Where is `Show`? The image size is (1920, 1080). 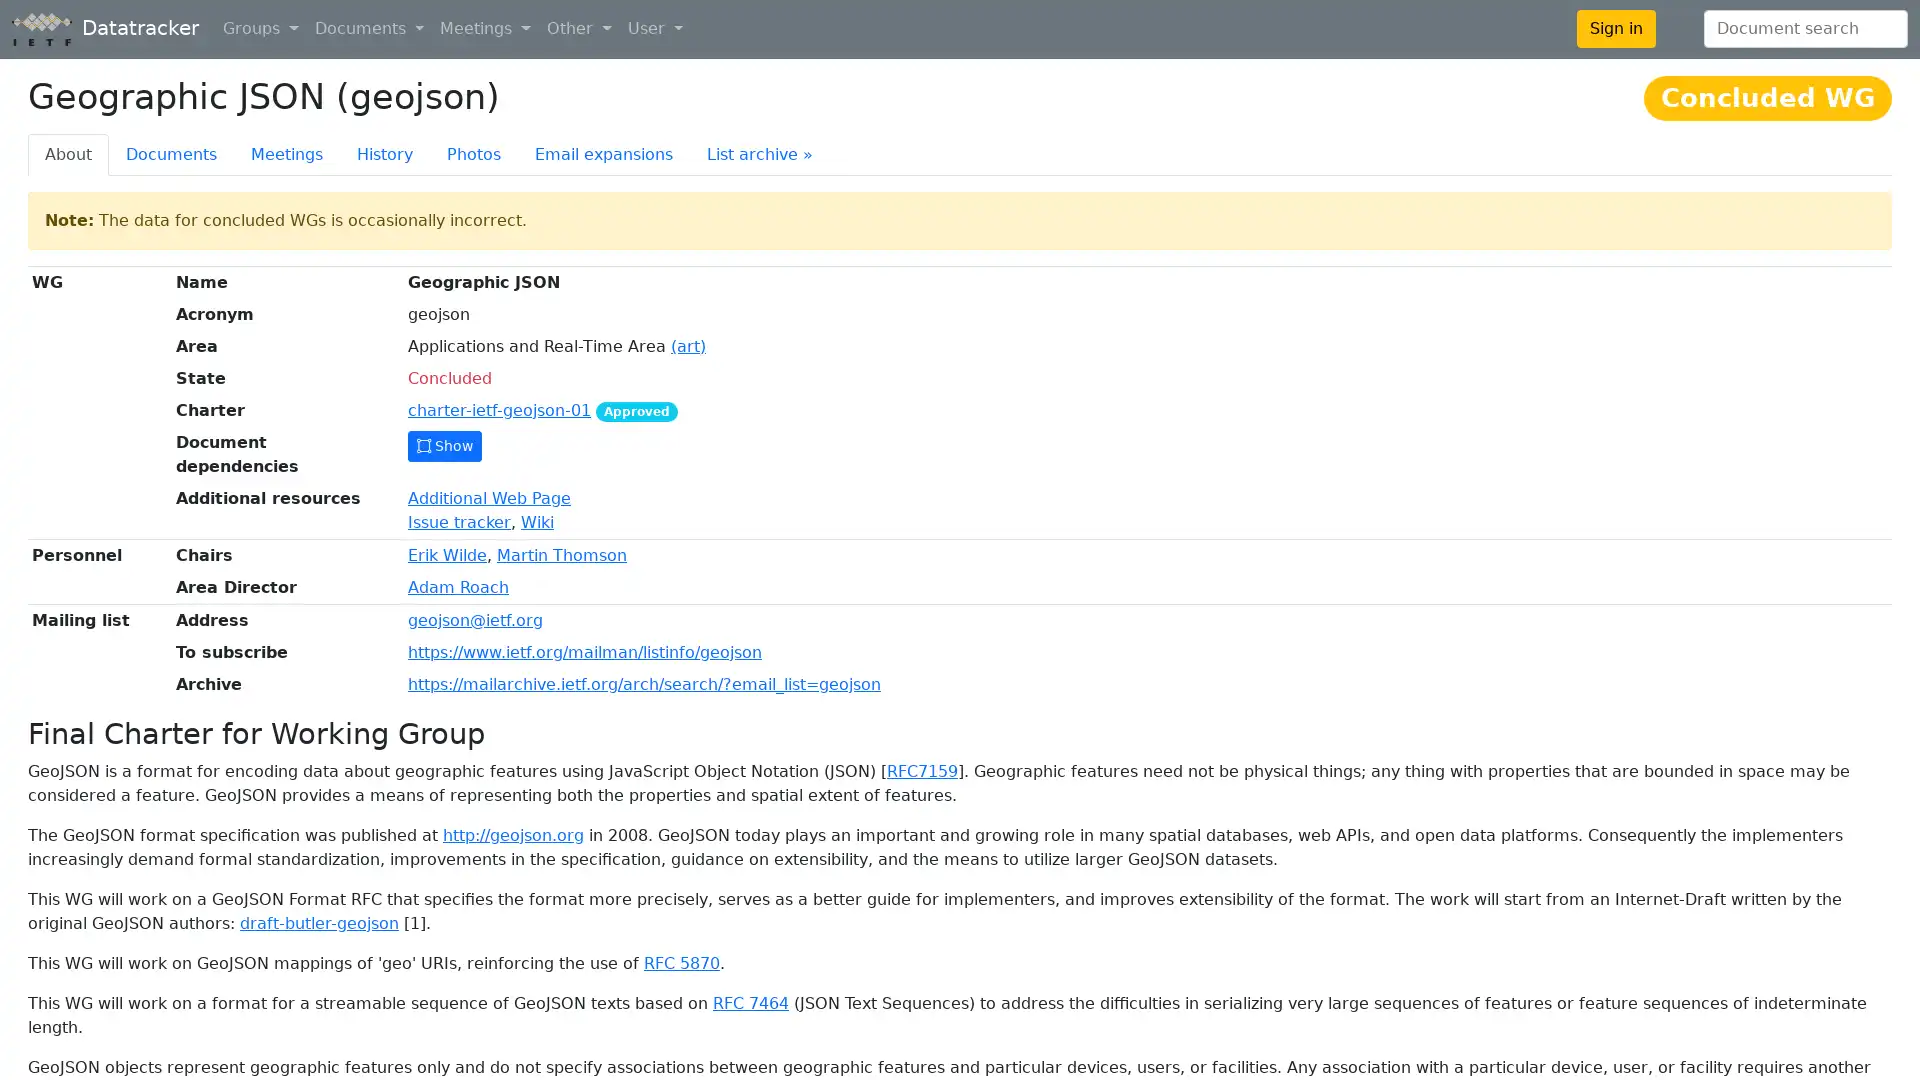 Show is located at coordinates (444, 445).